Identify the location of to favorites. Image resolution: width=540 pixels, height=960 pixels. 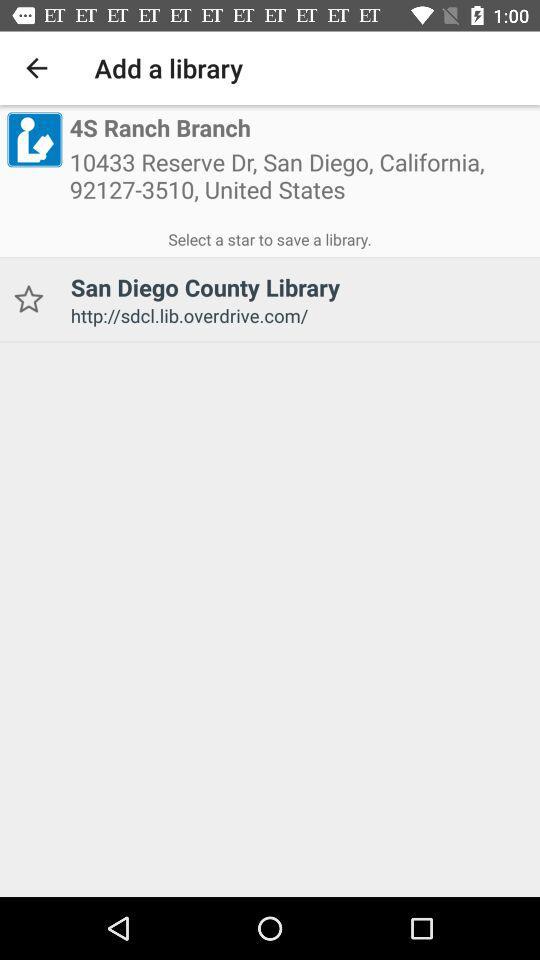
(27, 298).